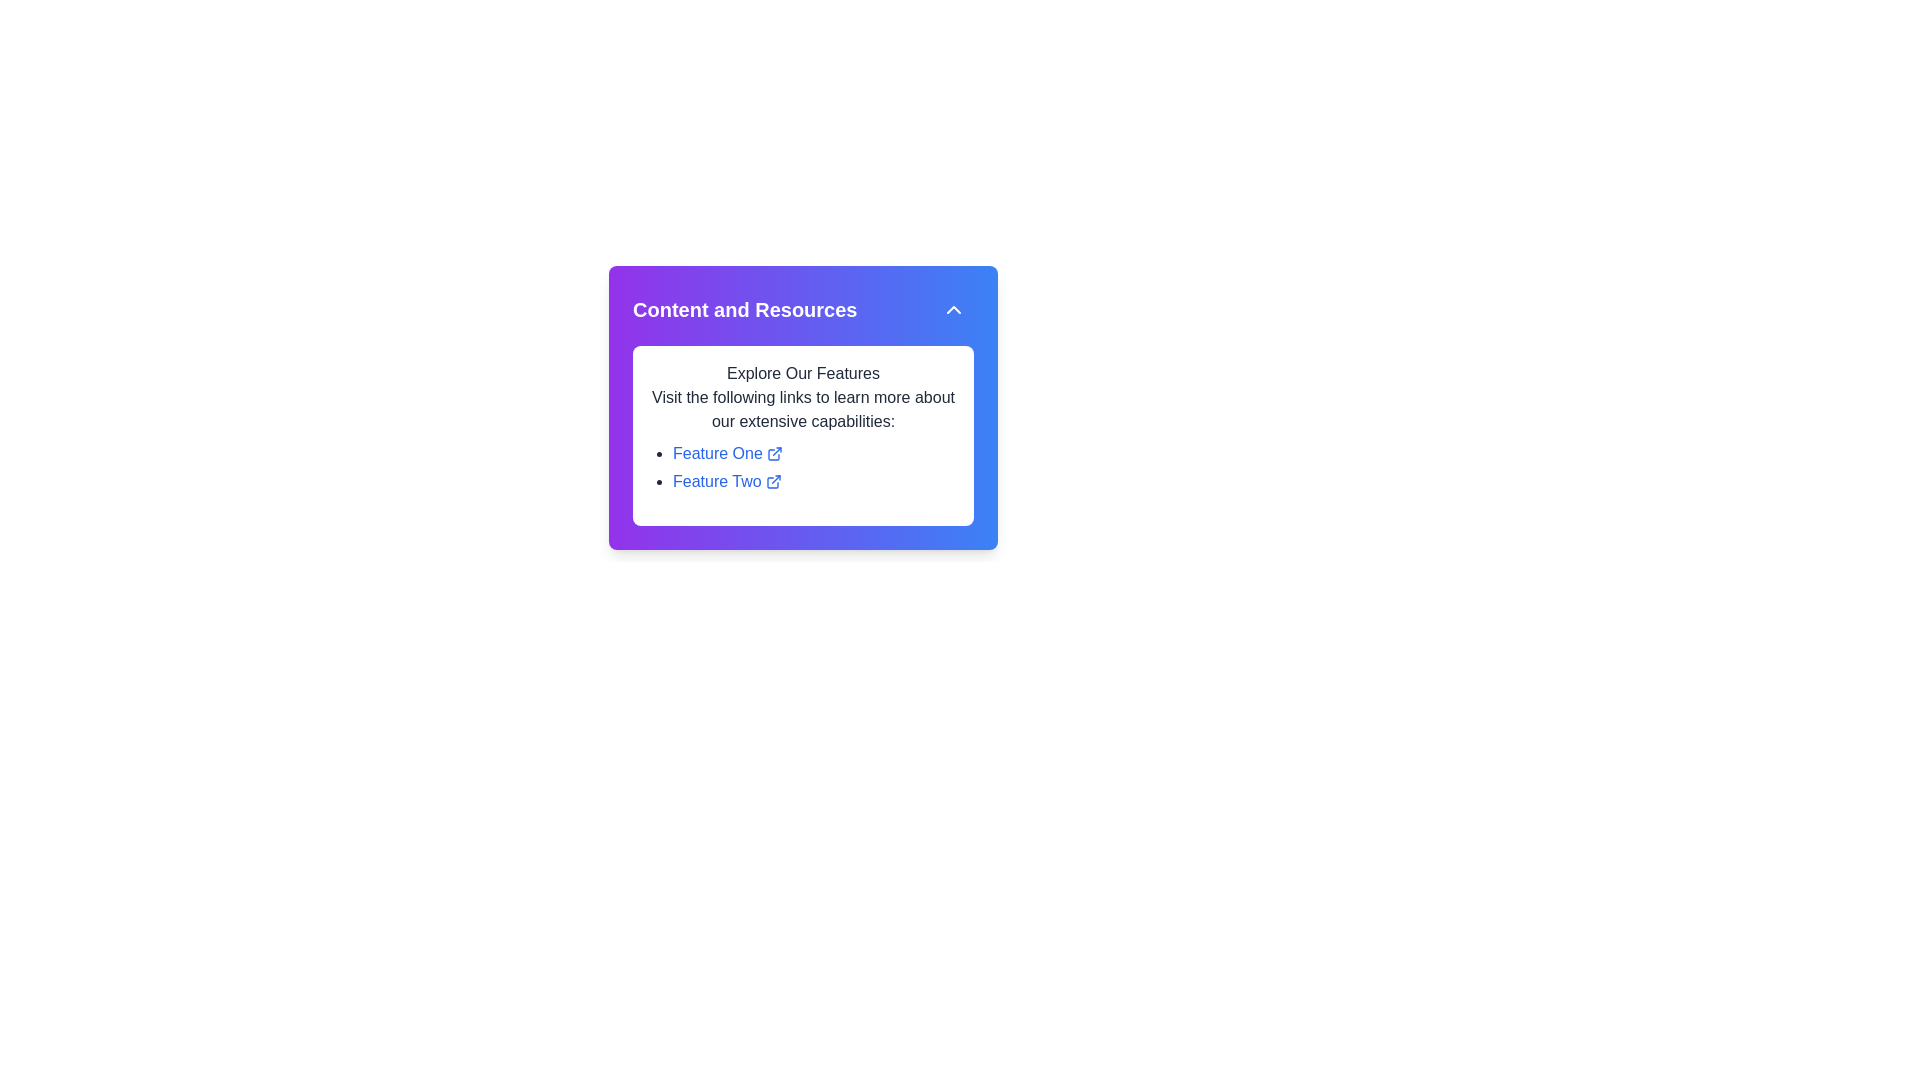  I want to click on the icon, which is a horizontal rectangle with rounded corners in an SVG group, located on the bottom-right of a content card containing features and links, so click(771, 482).